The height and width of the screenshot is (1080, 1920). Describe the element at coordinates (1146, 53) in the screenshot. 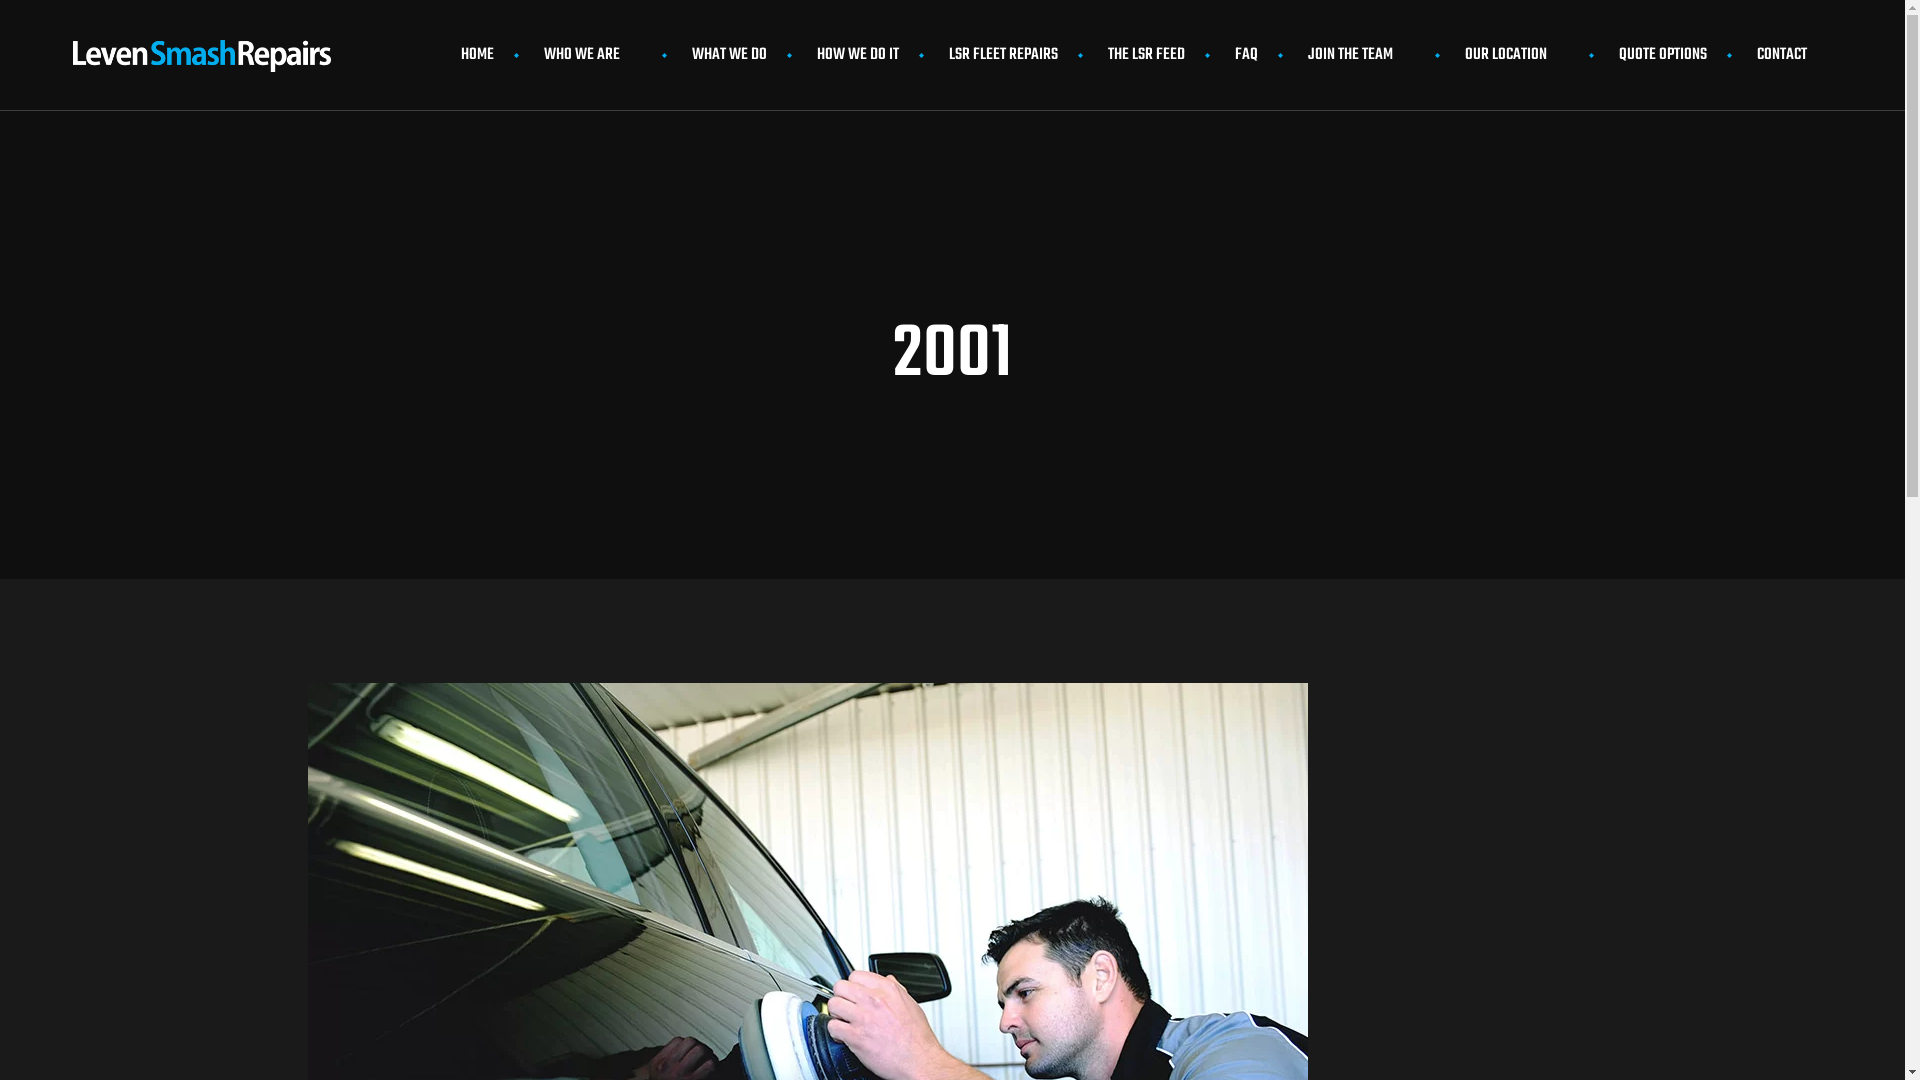

I see `'THE LSR FEED'` at that location.